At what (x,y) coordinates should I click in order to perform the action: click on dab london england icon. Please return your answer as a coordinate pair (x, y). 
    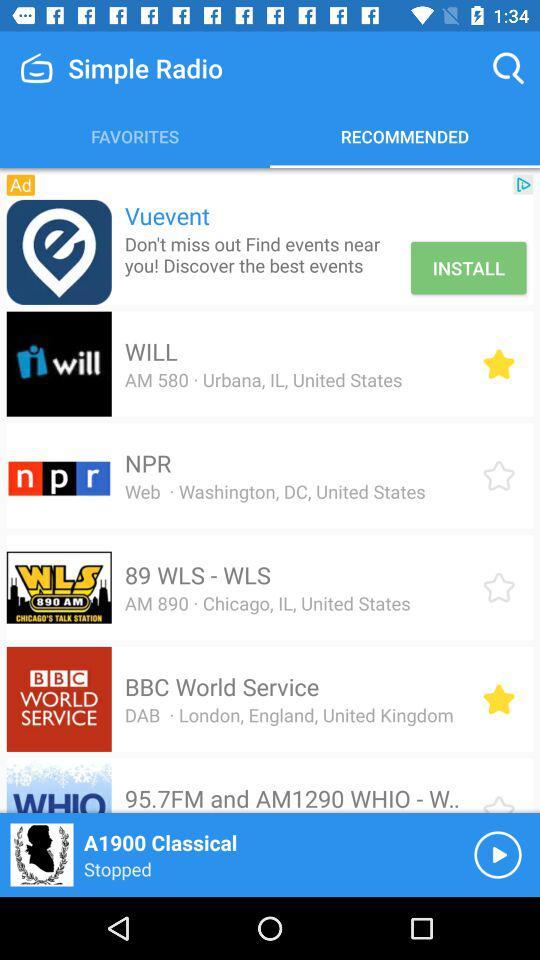
    Looking at the image, I should click on (288, 715).